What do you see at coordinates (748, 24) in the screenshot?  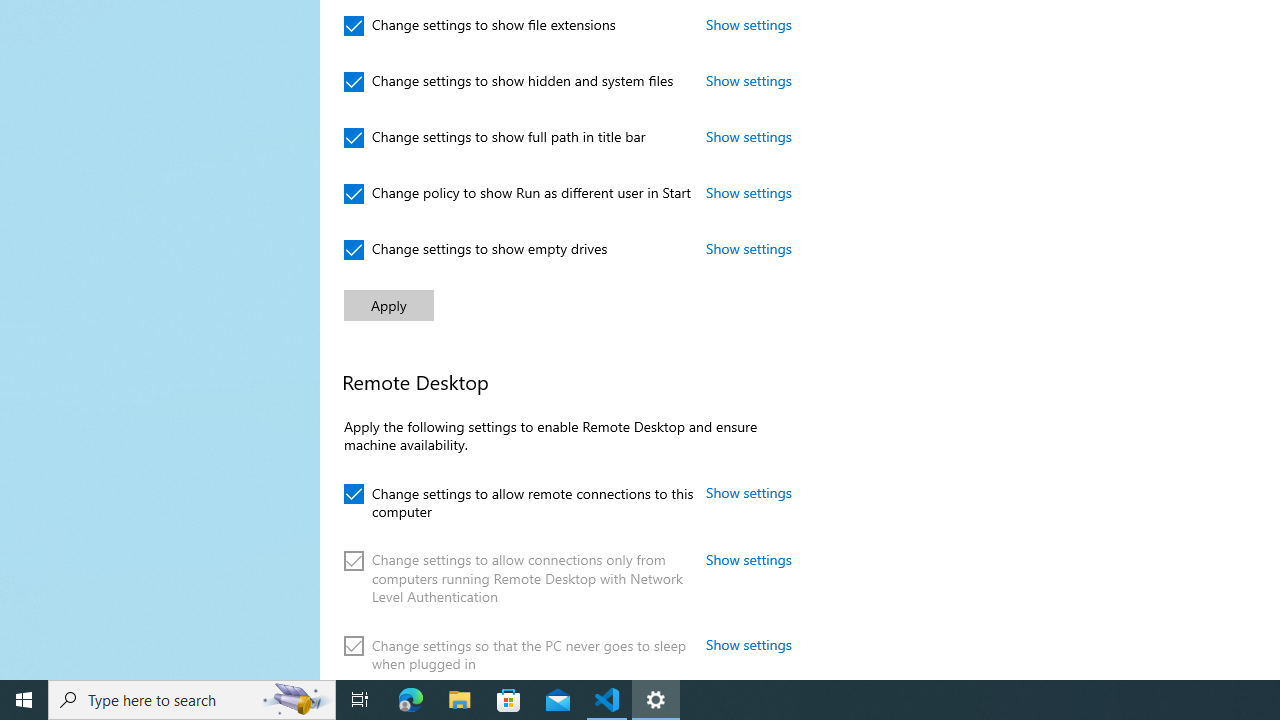 I see `'Show settings: Change settings to show file extensions'` at bounding box center [748, 24].